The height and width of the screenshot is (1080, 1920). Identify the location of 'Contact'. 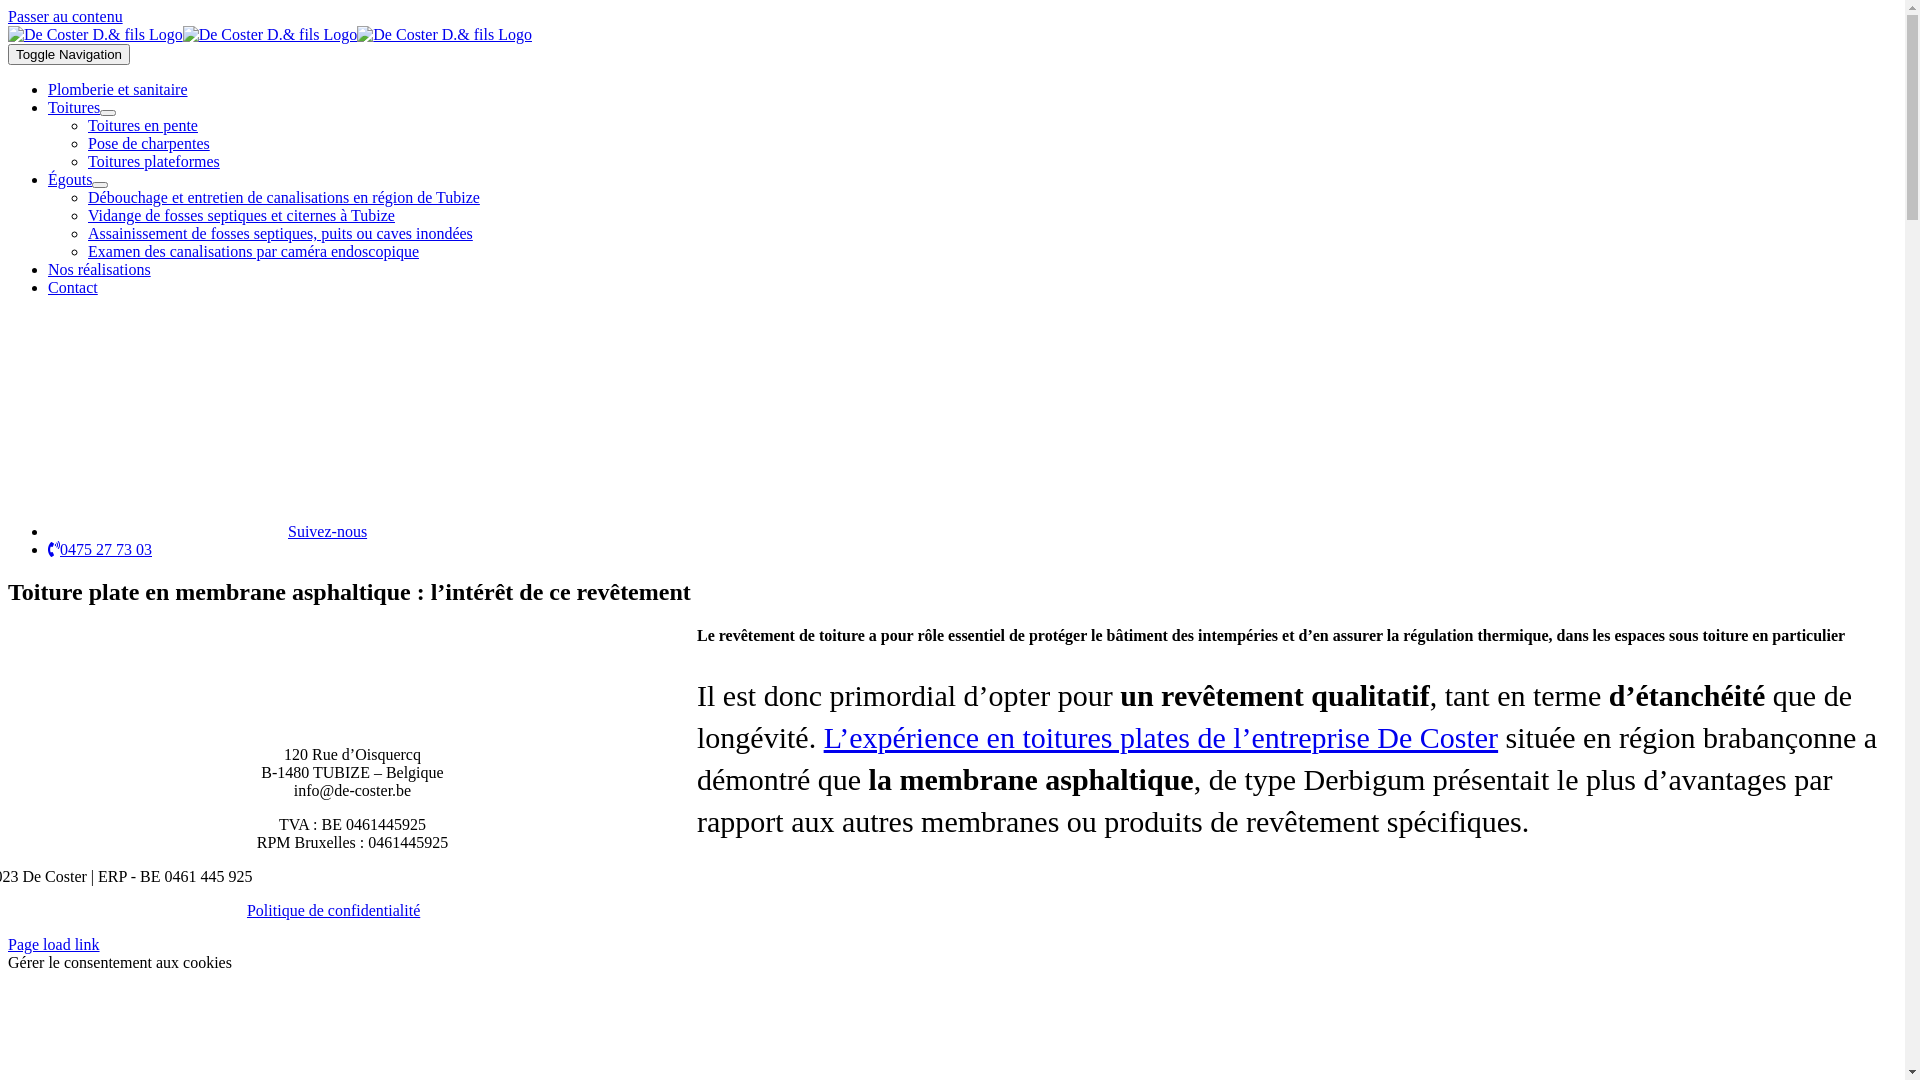
(48, 287).